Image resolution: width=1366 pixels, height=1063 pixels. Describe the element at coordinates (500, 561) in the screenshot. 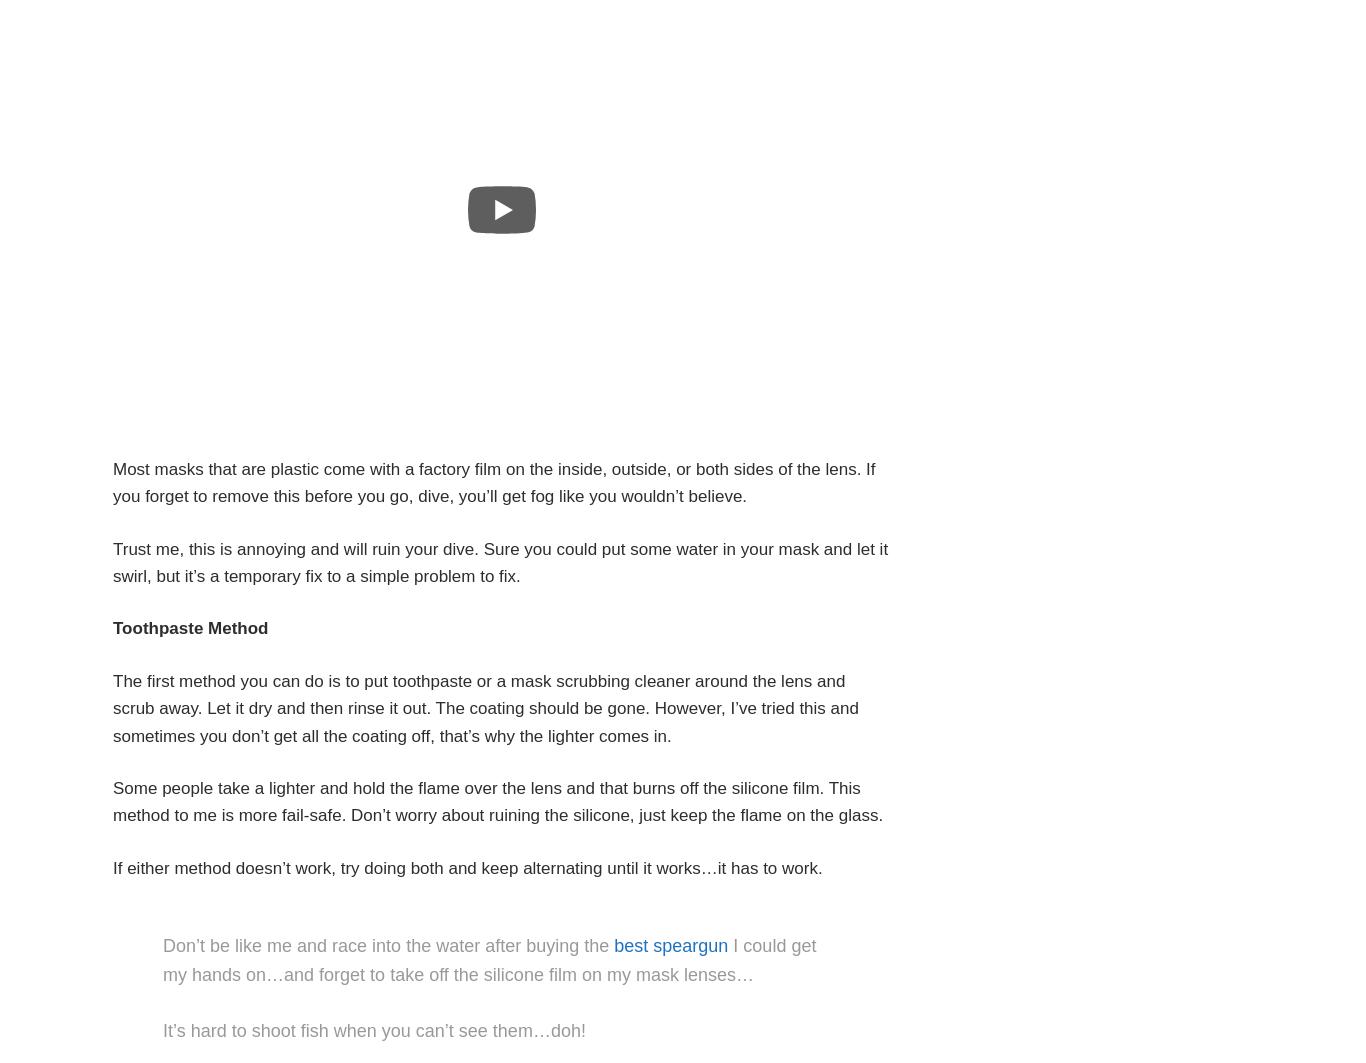

I see `'Trust me, this is annoying and will ruin your dive. Sure you could put some water in your mask and let it swirl, but it’s a temporary fix to a simple problem to fix.'` at that location.